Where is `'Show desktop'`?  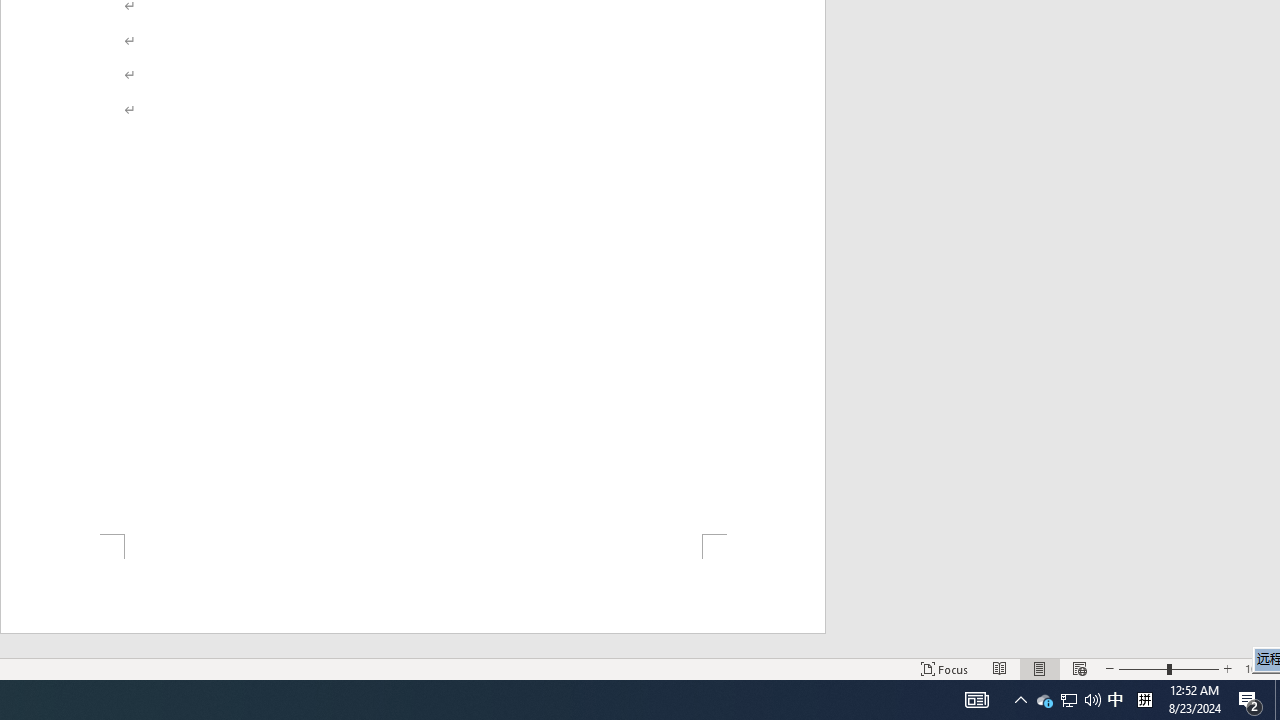
'Show desktop' is located at coordinates (1276, 698).